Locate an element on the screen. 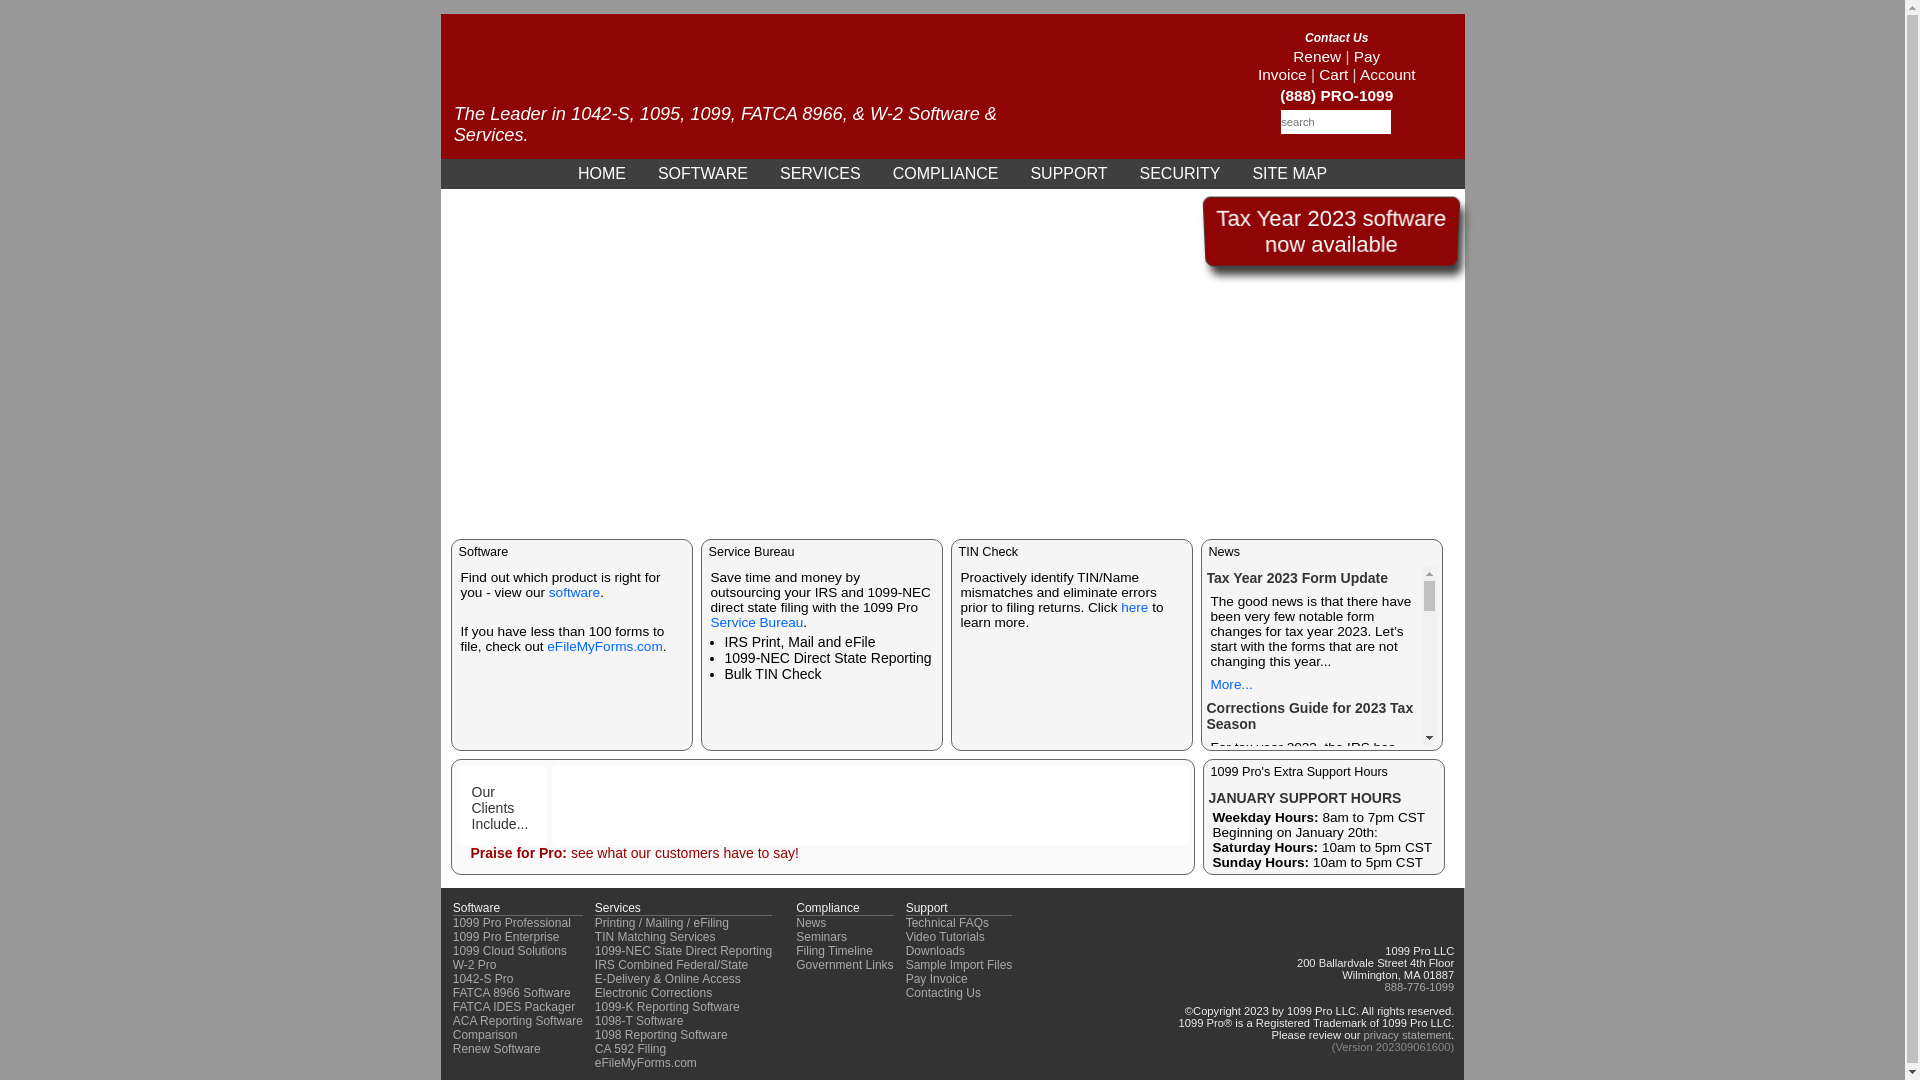  'Technical FAQs' is located at coordinates (946, 922).